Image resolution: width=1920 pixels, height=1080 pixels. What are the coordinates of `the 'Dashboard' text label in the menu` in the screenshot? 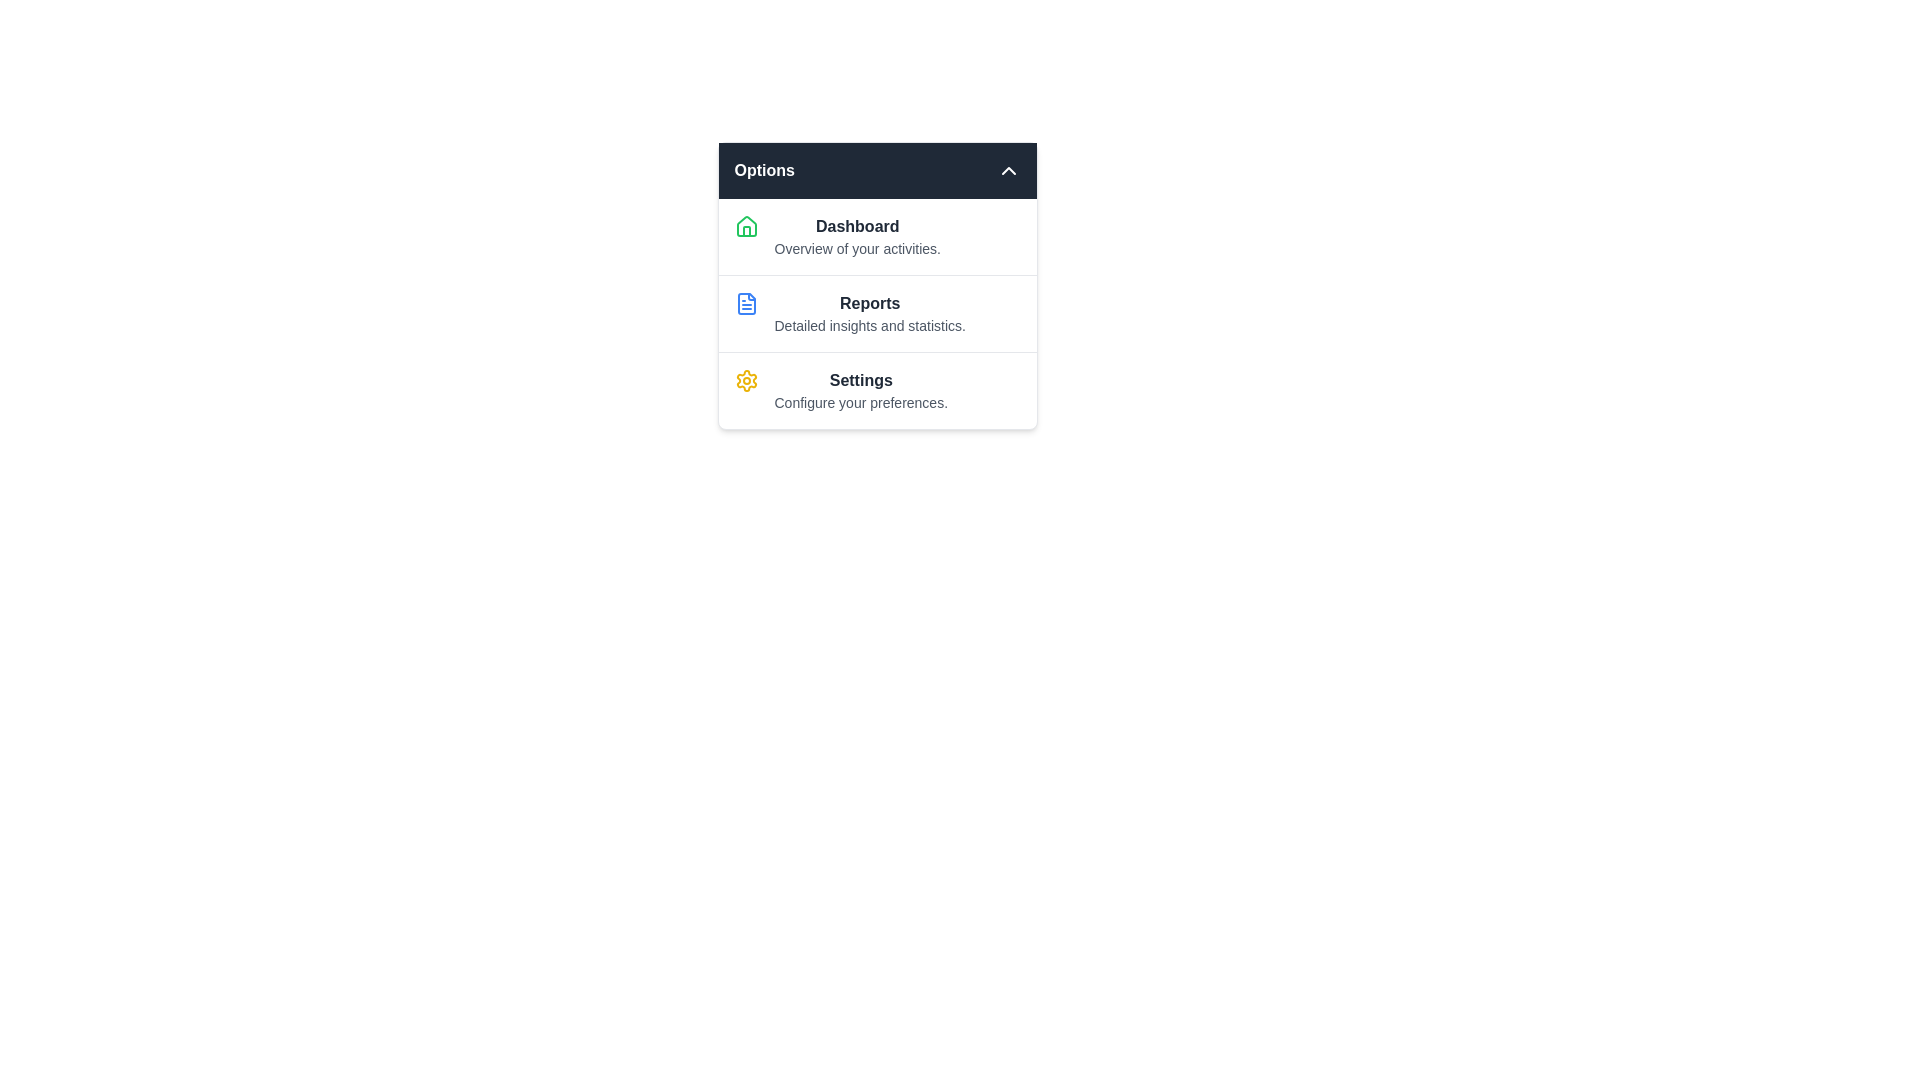 It's located at (857, 235).